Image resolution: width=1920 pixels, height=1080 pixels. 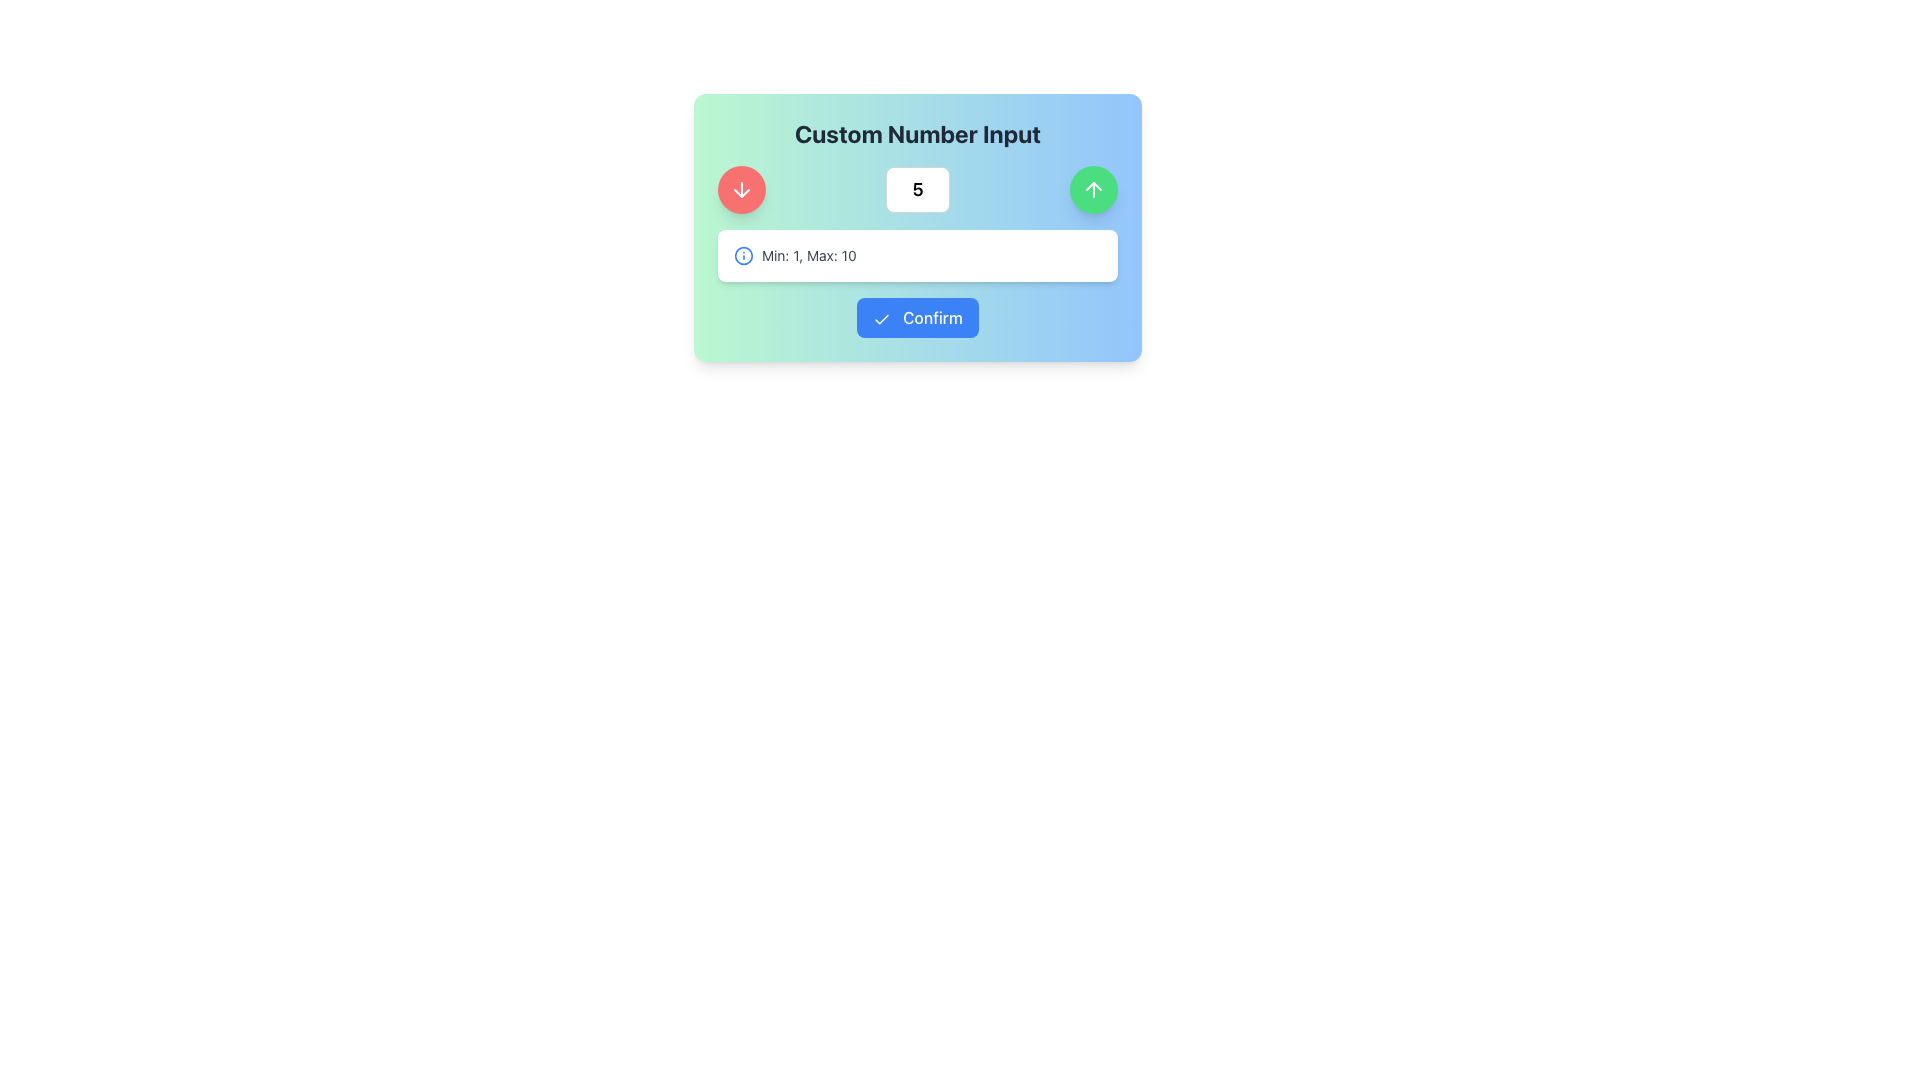 I want to click on the decrement button, which is a circular button located on the left side of the number input field, to change its appearance, so click(x=741, y=189).